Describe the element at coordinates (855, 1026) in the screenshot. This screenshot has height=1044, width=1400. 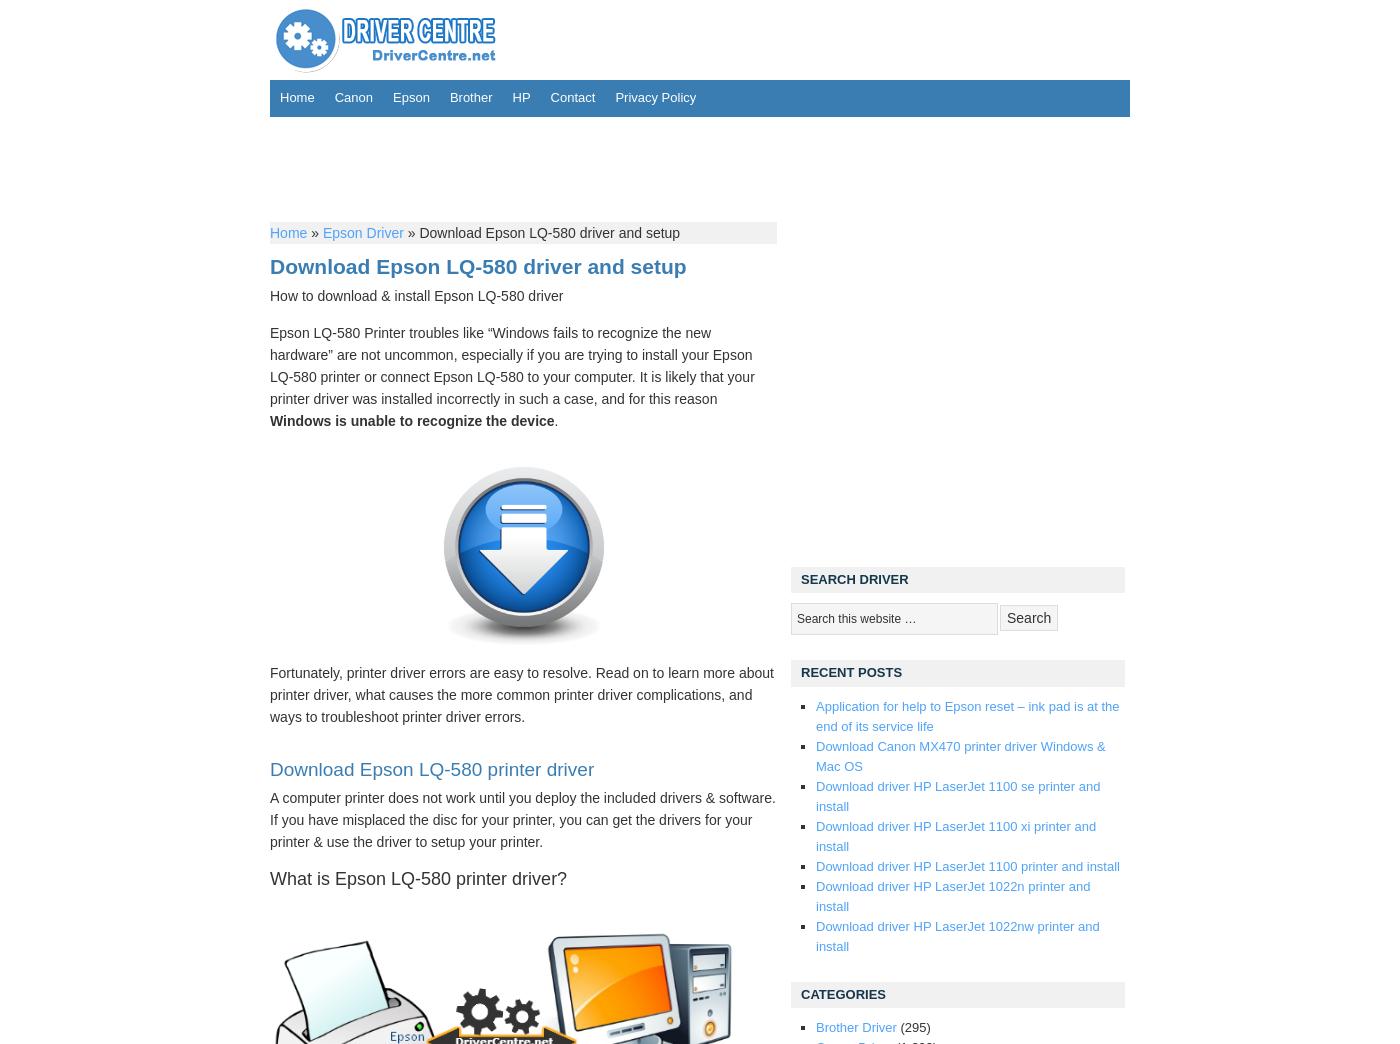
I see `'Brother Driver'` at that location.